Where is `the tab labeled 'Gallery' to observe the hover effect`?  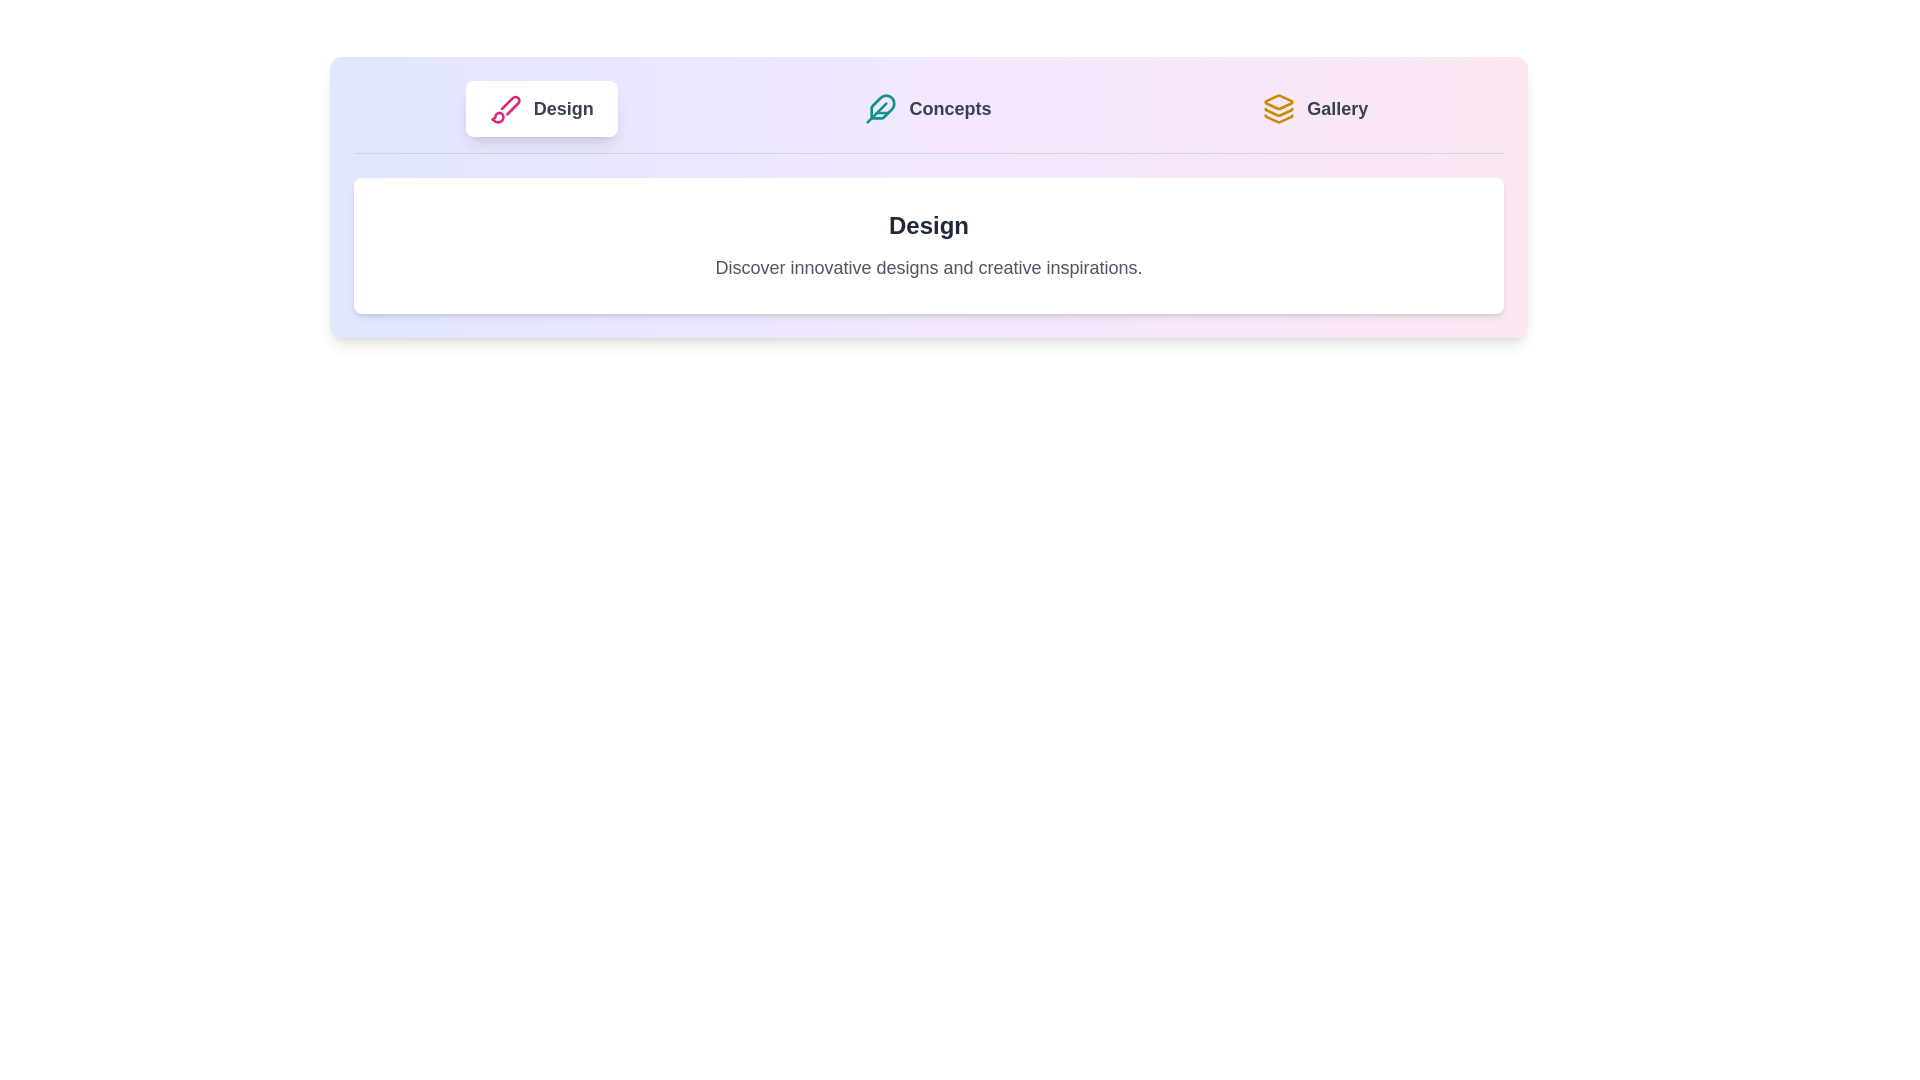 the tab labeled 'Gallery' to observe the hover effect is located at coordinates (1315, 108).